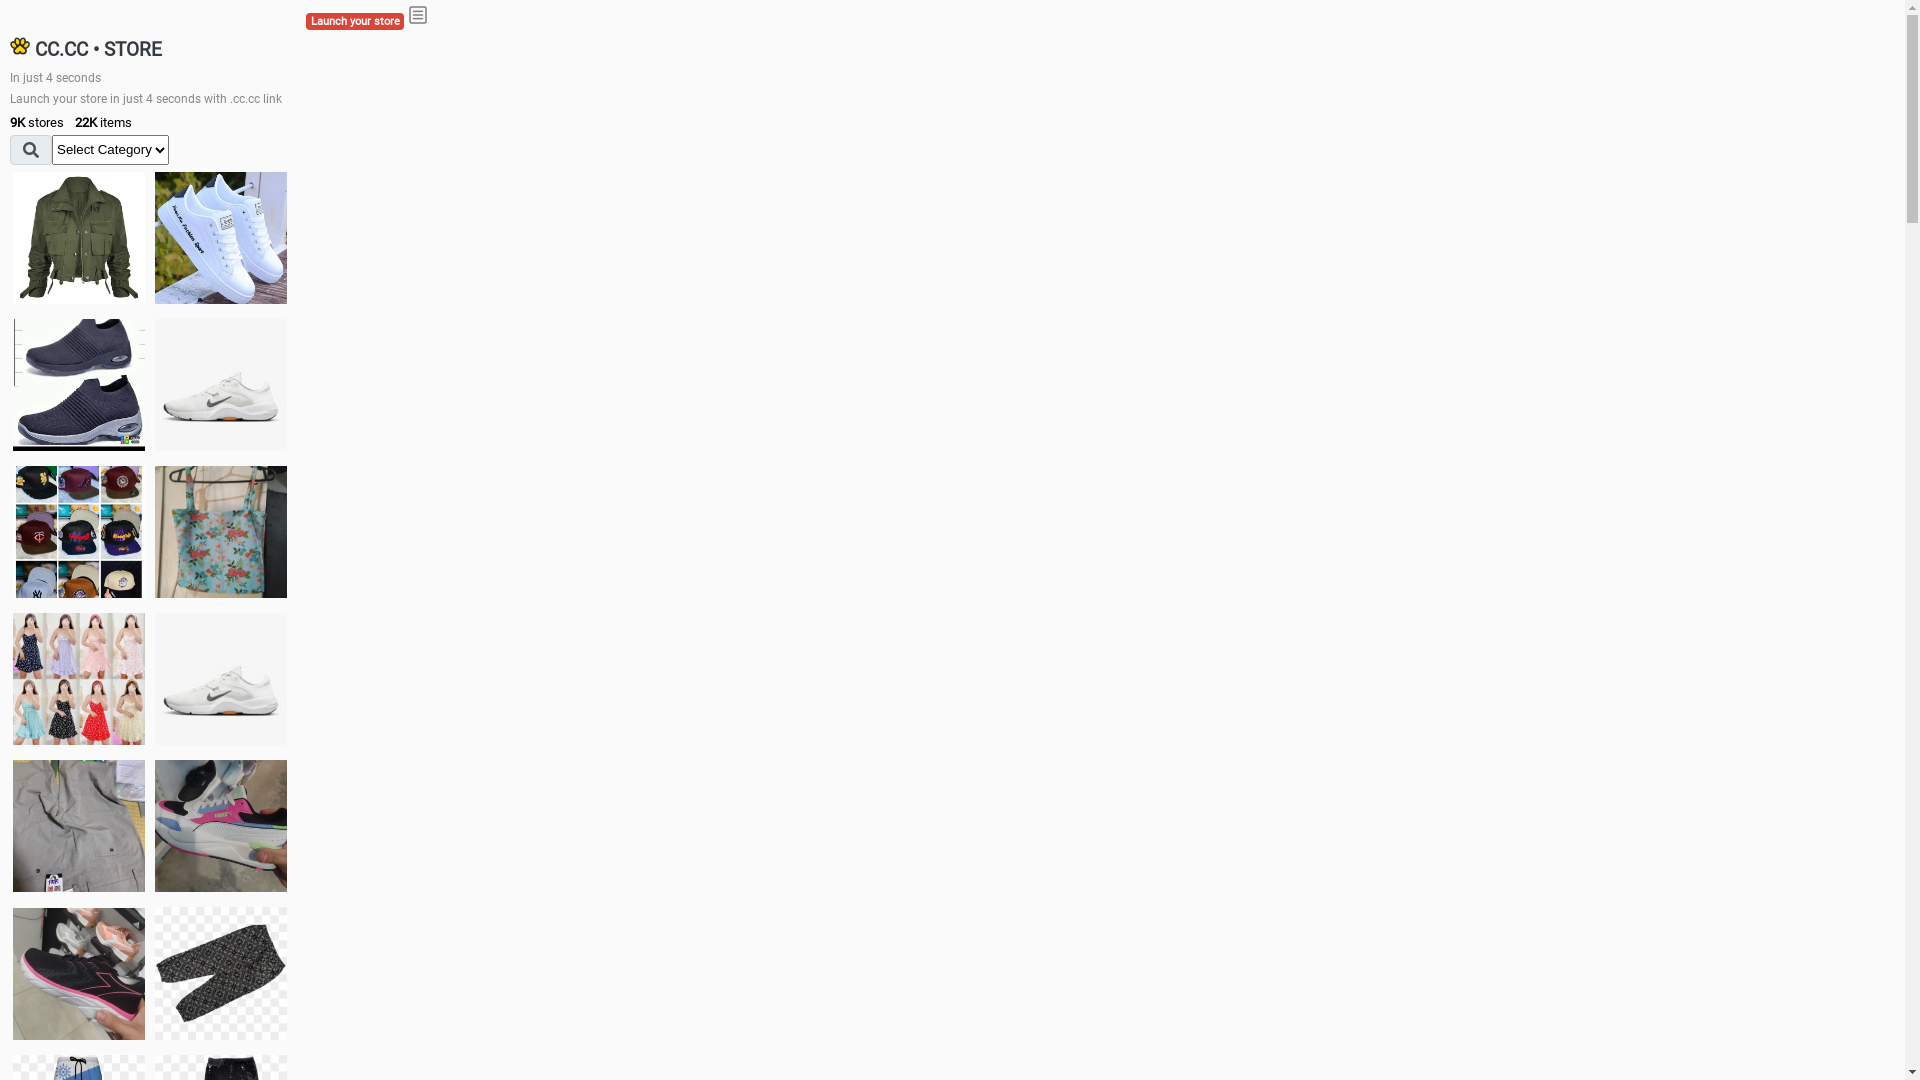 This screenshot has width=1920, height=1080. Describe the element at coordinates (153, 237) in the screenshot. I see `'white shoes'` at that location.